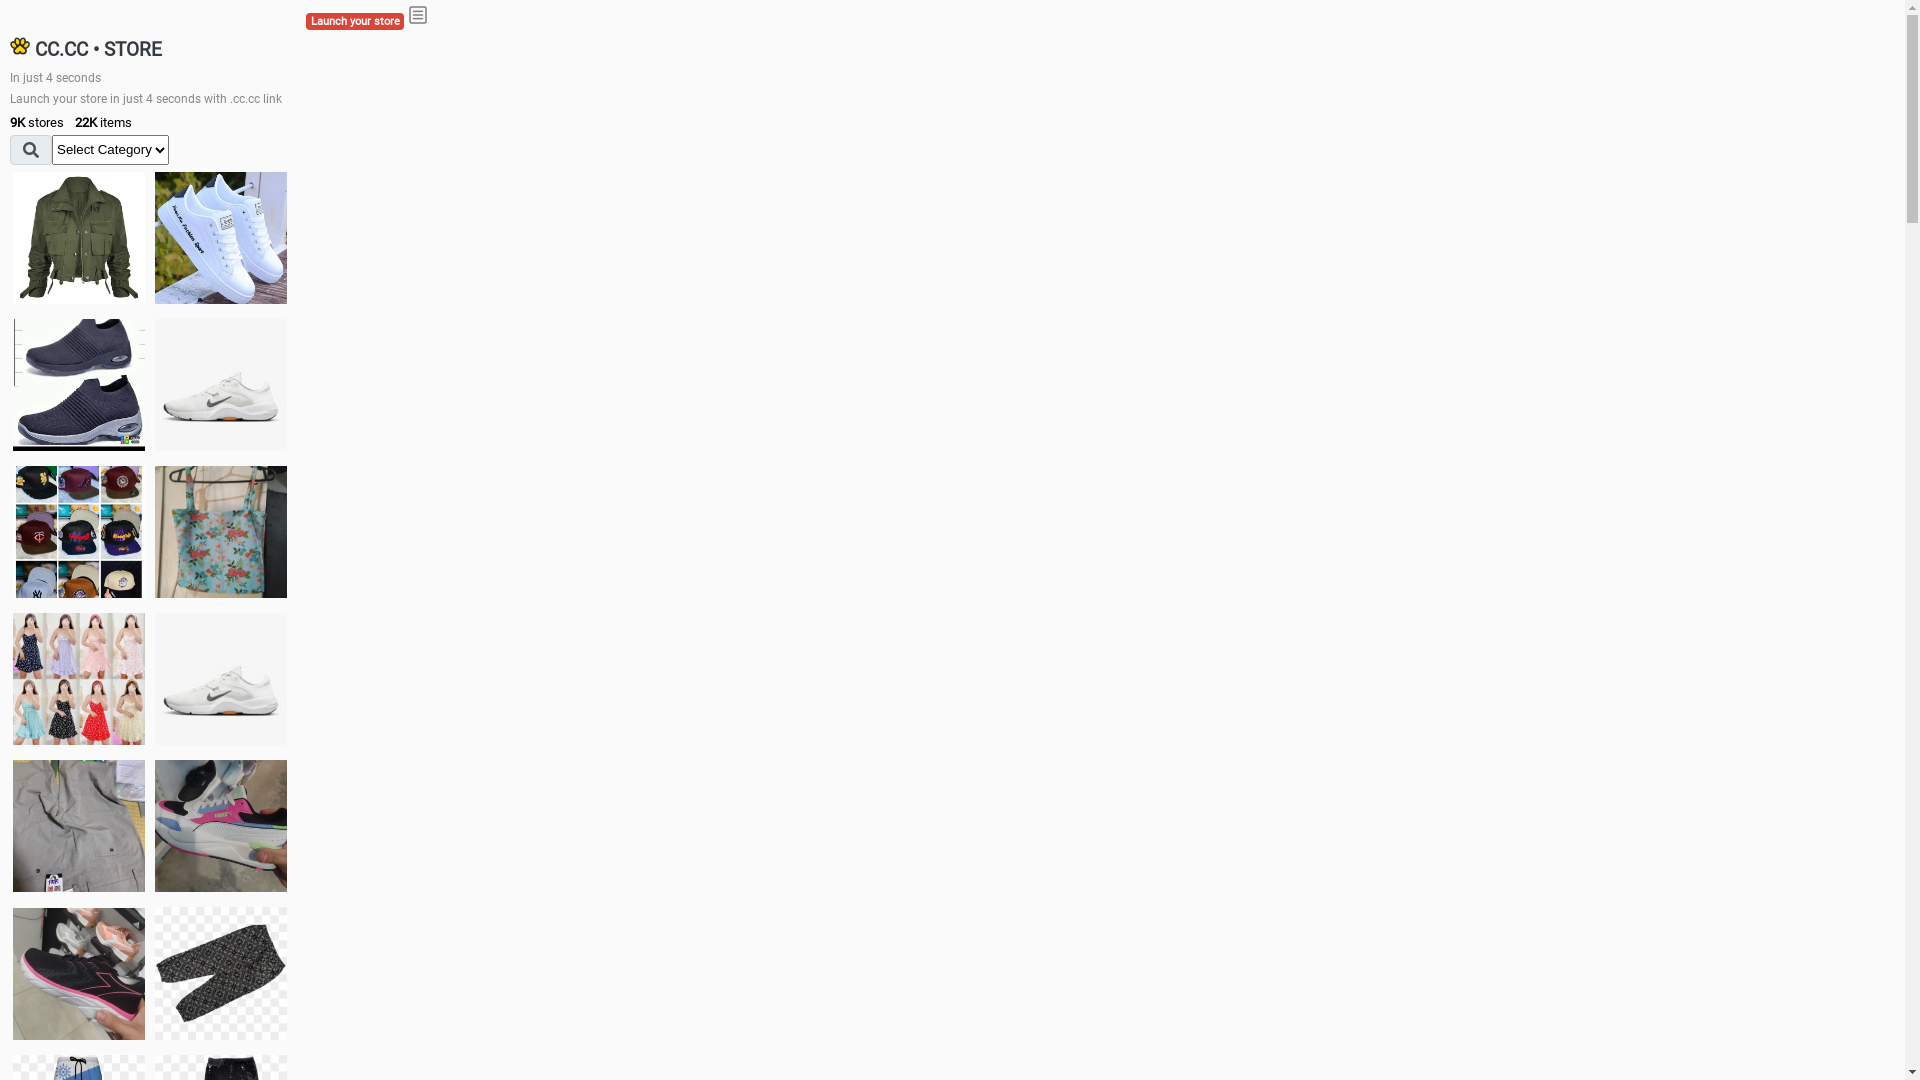 This screenshot has width=1920, height=1080. Describe the element at coordinates (153, 237) in the screenshot. I see `'white shoes'` at that location.